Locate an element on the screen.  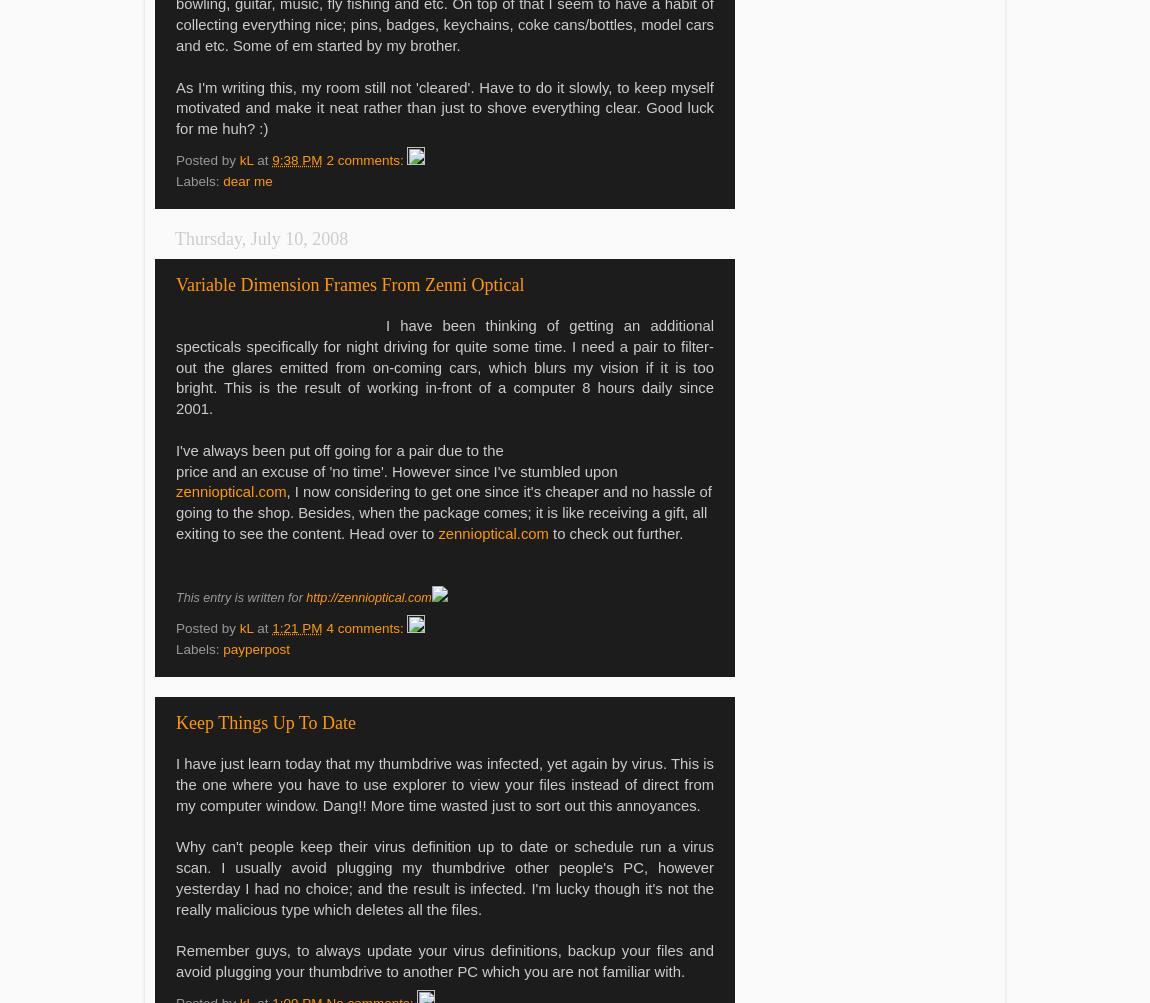
'9:38 PM' is located at coordinates (270, 158).